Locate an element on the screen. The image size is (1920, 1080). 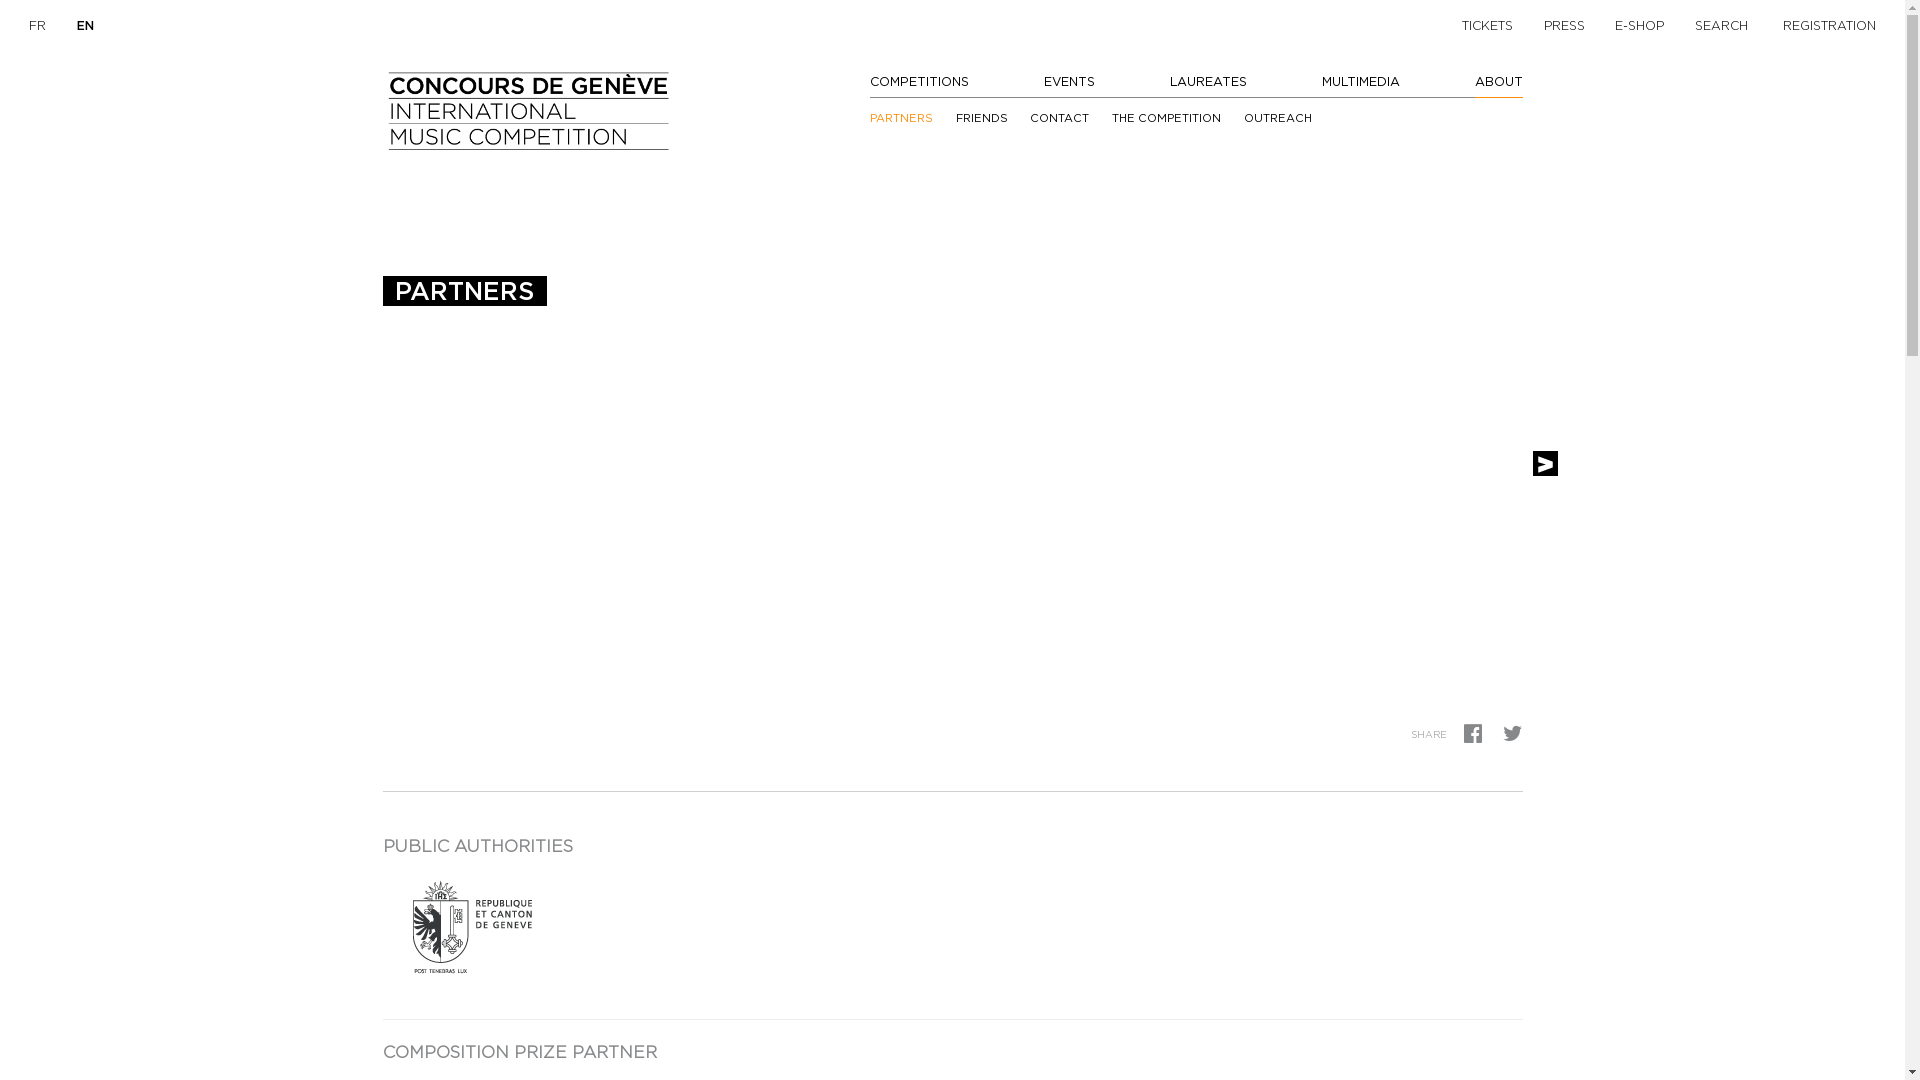
'COMPETITIONS' is located at coordinates (918, 80).